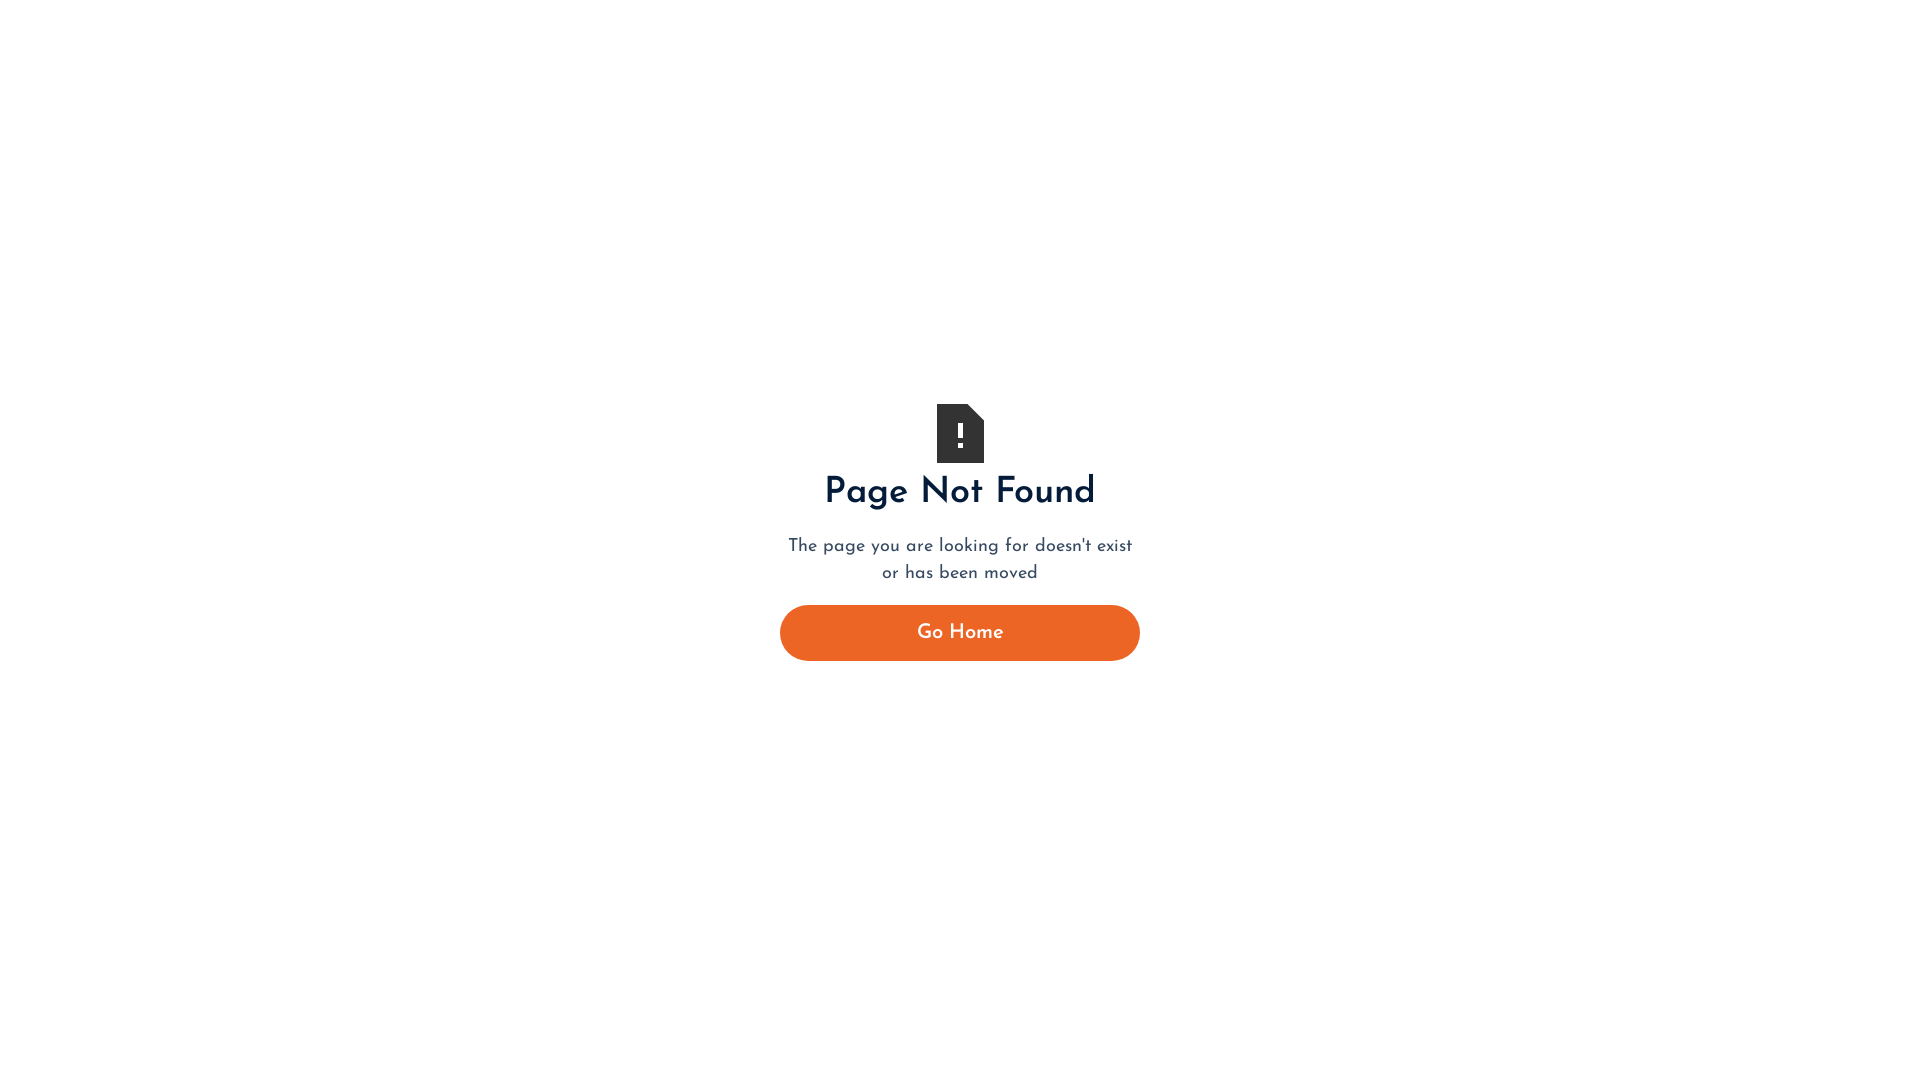 Image resolution: width=1920 pixels, height=1080 pixels. What do you see at coordinates (960, 632) in the screenshot?
I see `'Go Home'` at bounding box center [960, 632].